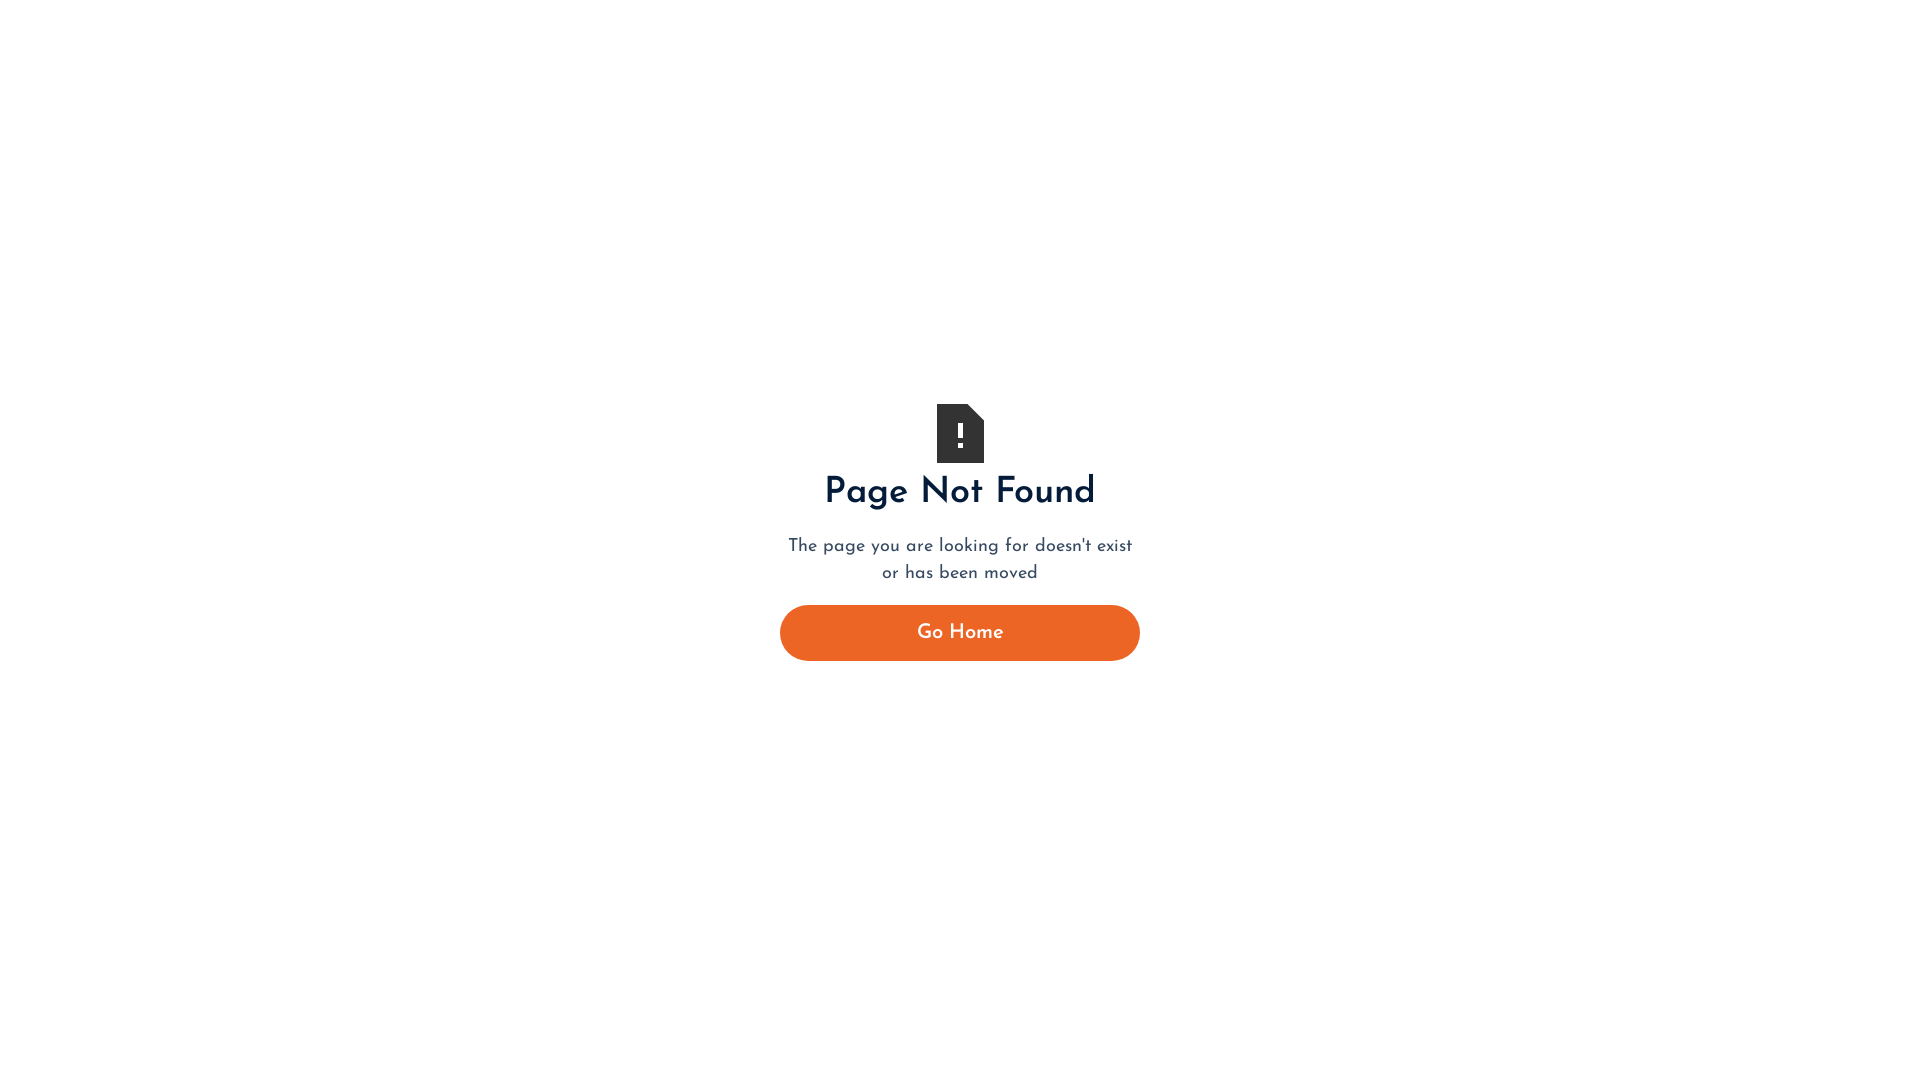 Image resolution: width=1920 pixels, height=1080 pixels. What do you see at coordinates (960, 632) in the screenshot?
I see `'Go Home'` at bounding box center [960, 632].